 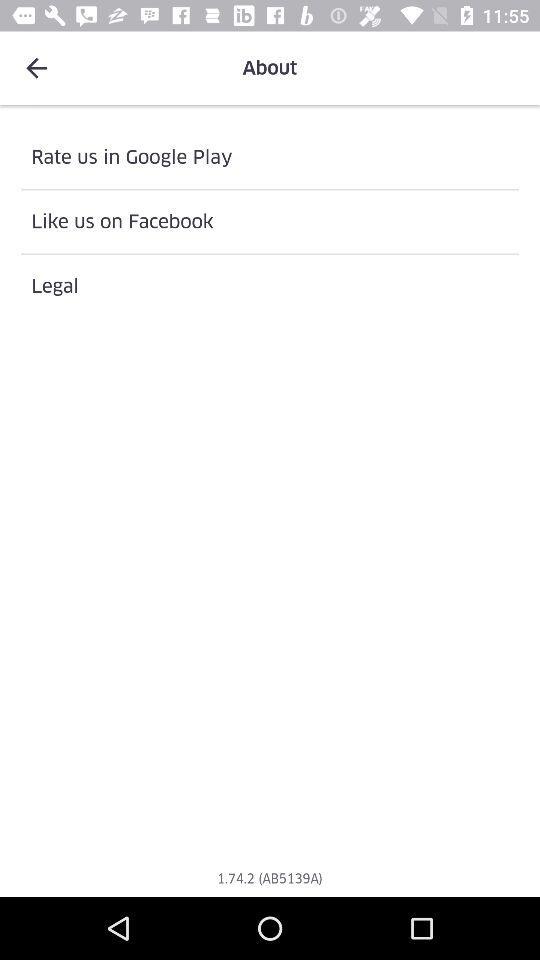 I want to click on the item below rate us in item, so click(x=270, y=221).